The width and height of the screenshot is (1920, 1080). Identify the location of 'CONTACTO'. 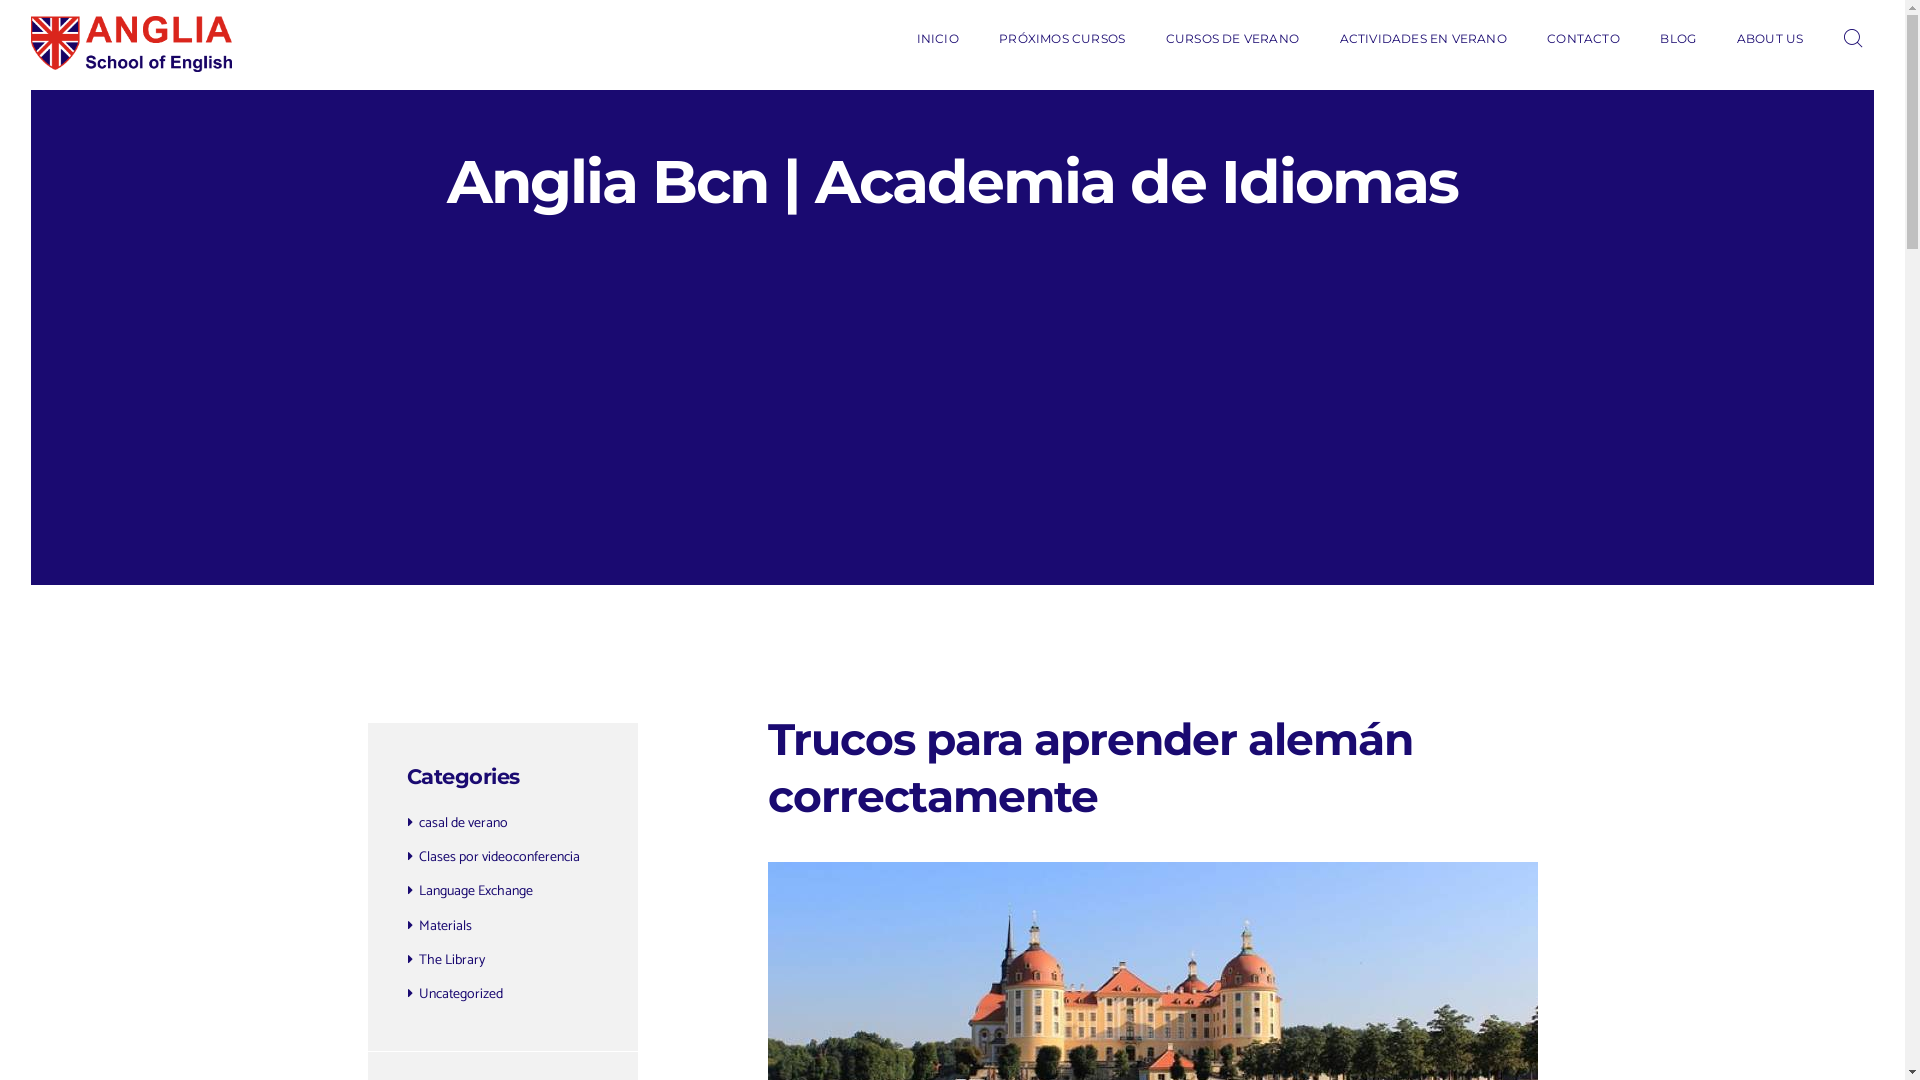
(1582, 38).